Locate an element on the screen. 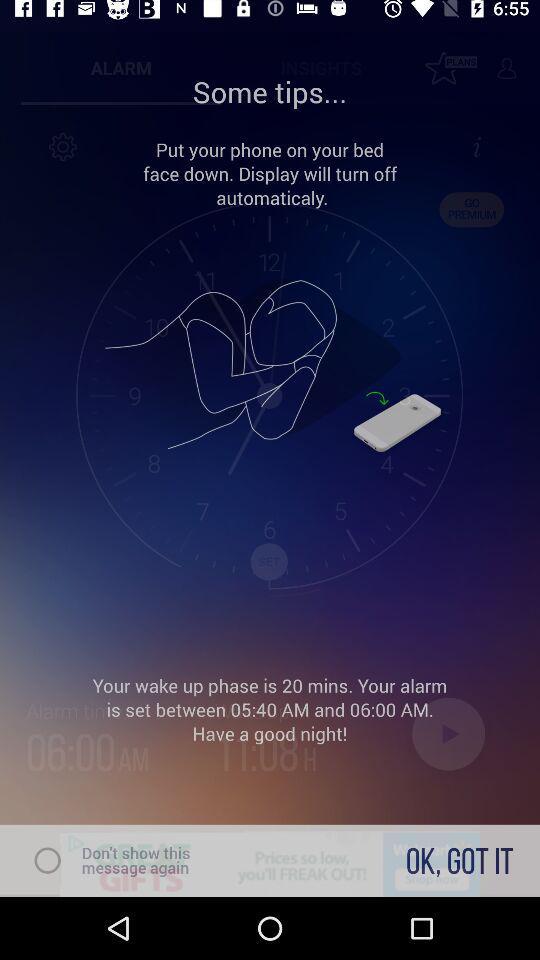  the text  k got it is located at coordinates (460, 860).